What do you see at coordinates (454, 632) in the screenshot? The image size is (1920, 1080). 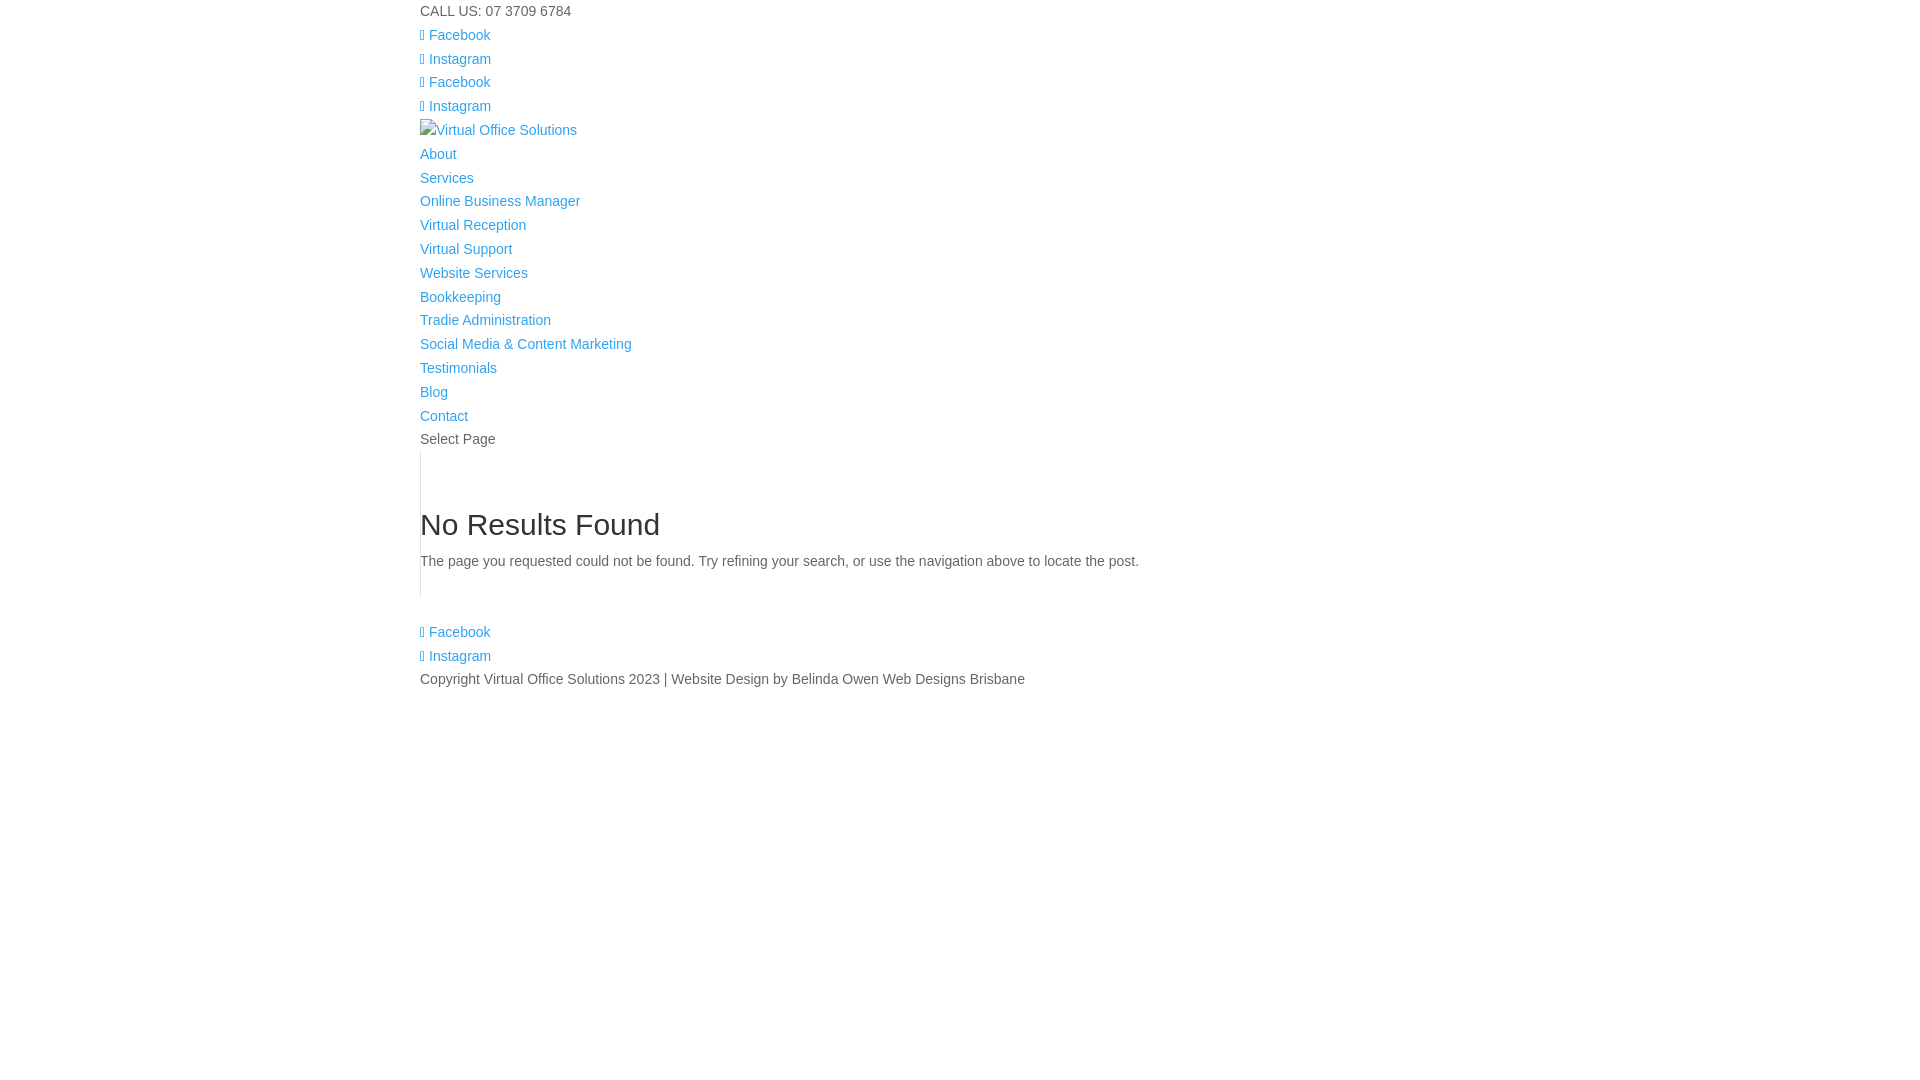 I see `'Facebook'` at bounding box center [454, 632].